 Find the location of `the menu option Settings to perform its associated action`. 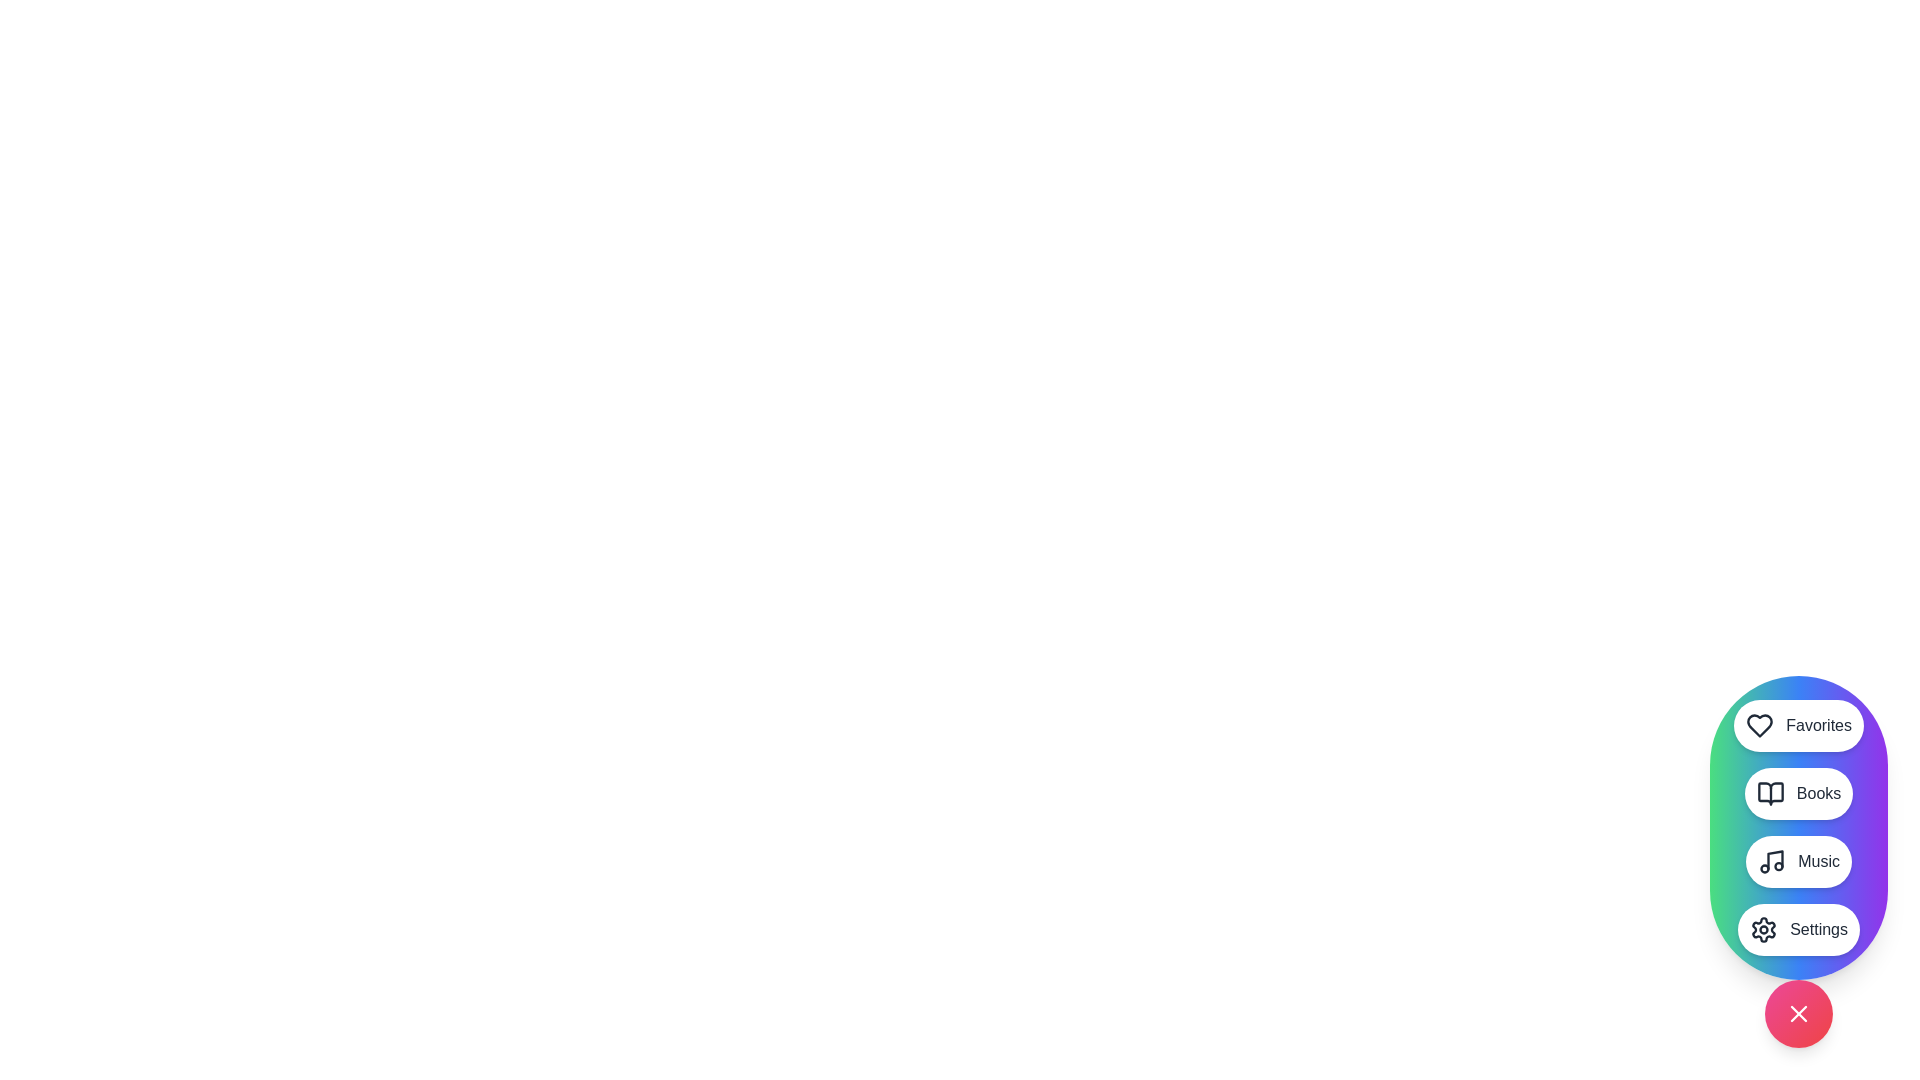

the menu option Settings to perform its associated action is located at coordinates (1799, 929).